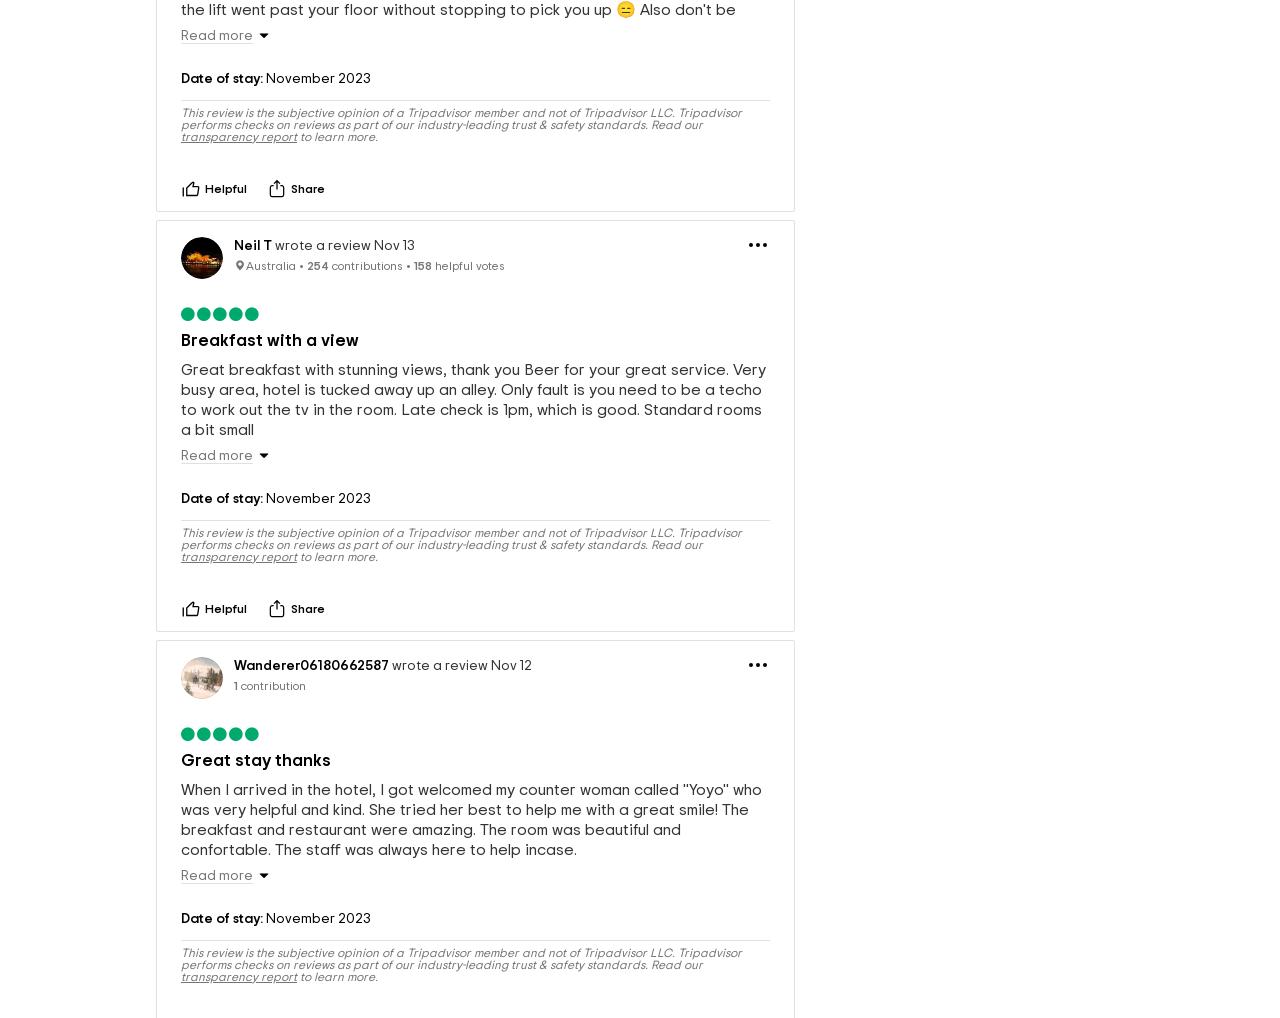  Describe the element at coordinates (233, 300) in the screenshot. I see `'Neil T'` at that location.